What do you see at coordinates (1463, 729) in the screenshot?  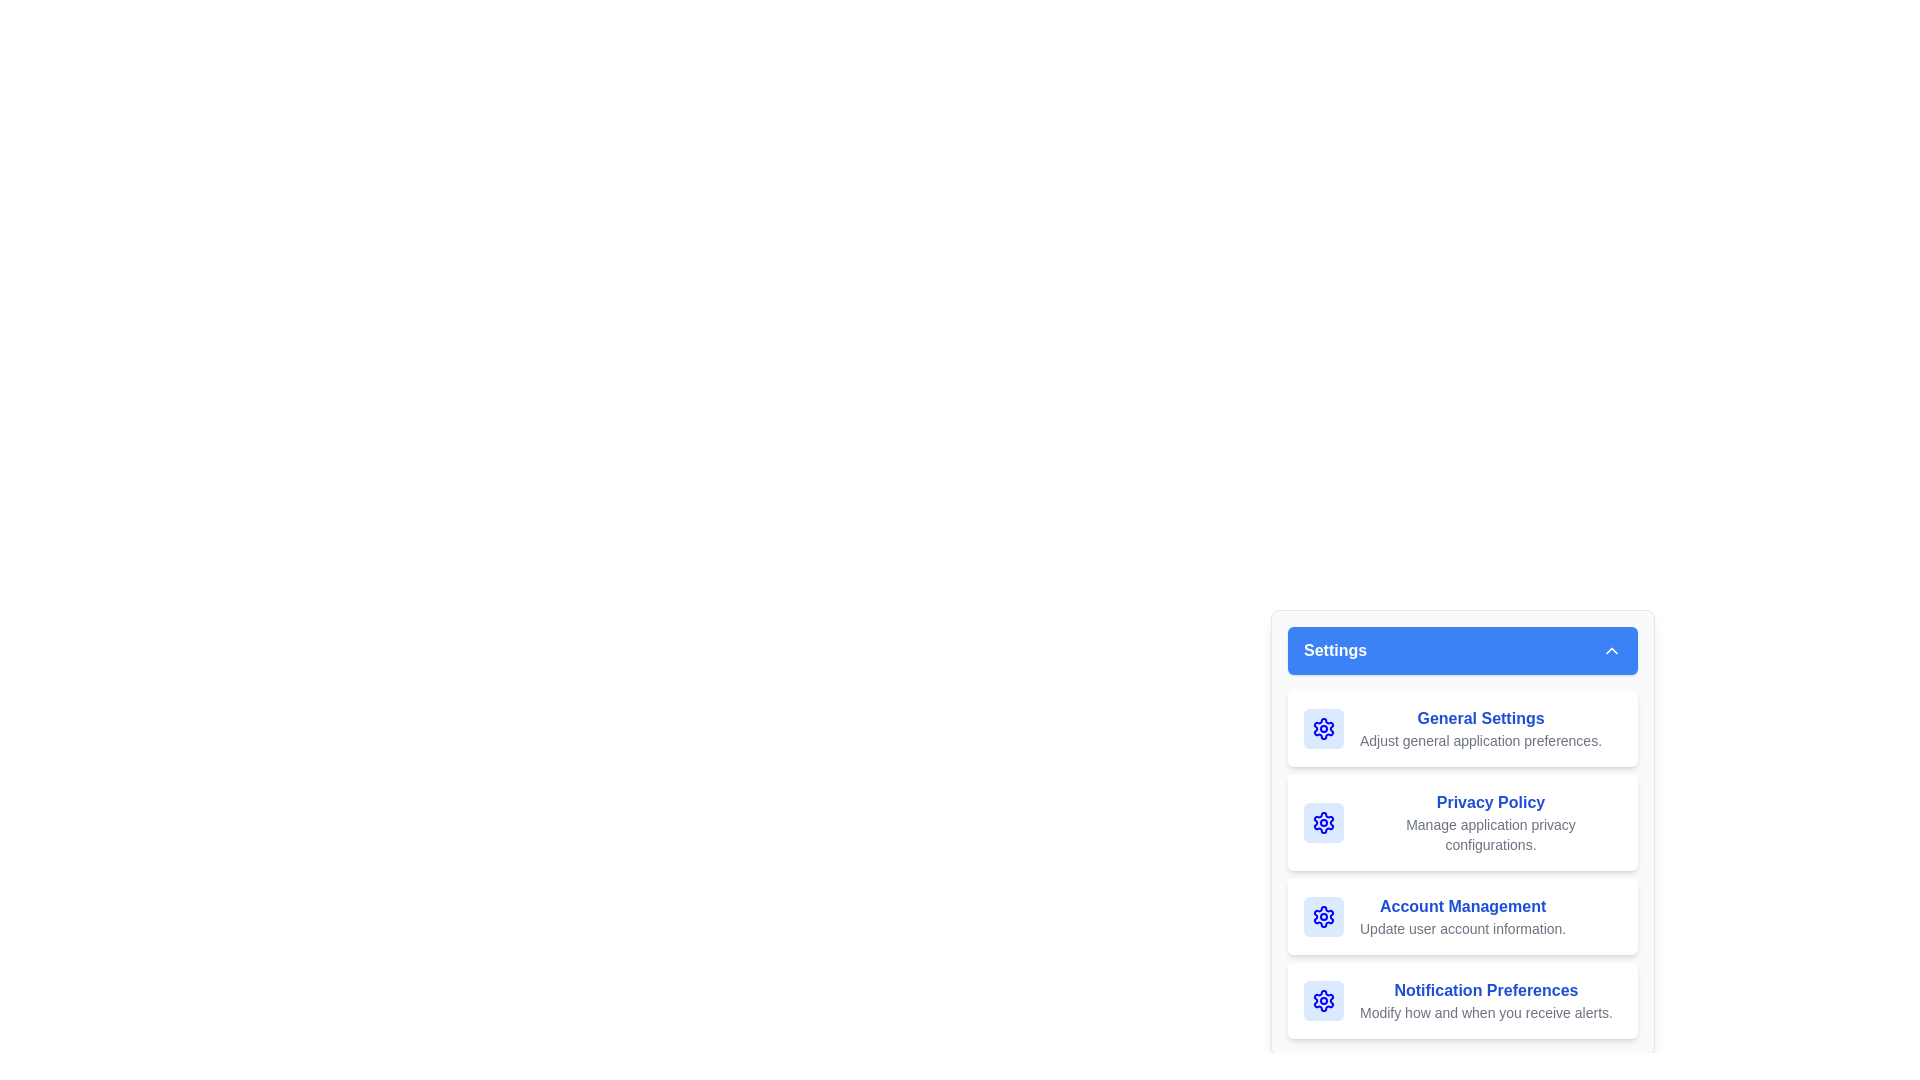 I see `the menu item General Settings from the dropdown` at bounding box center [1463, 729].